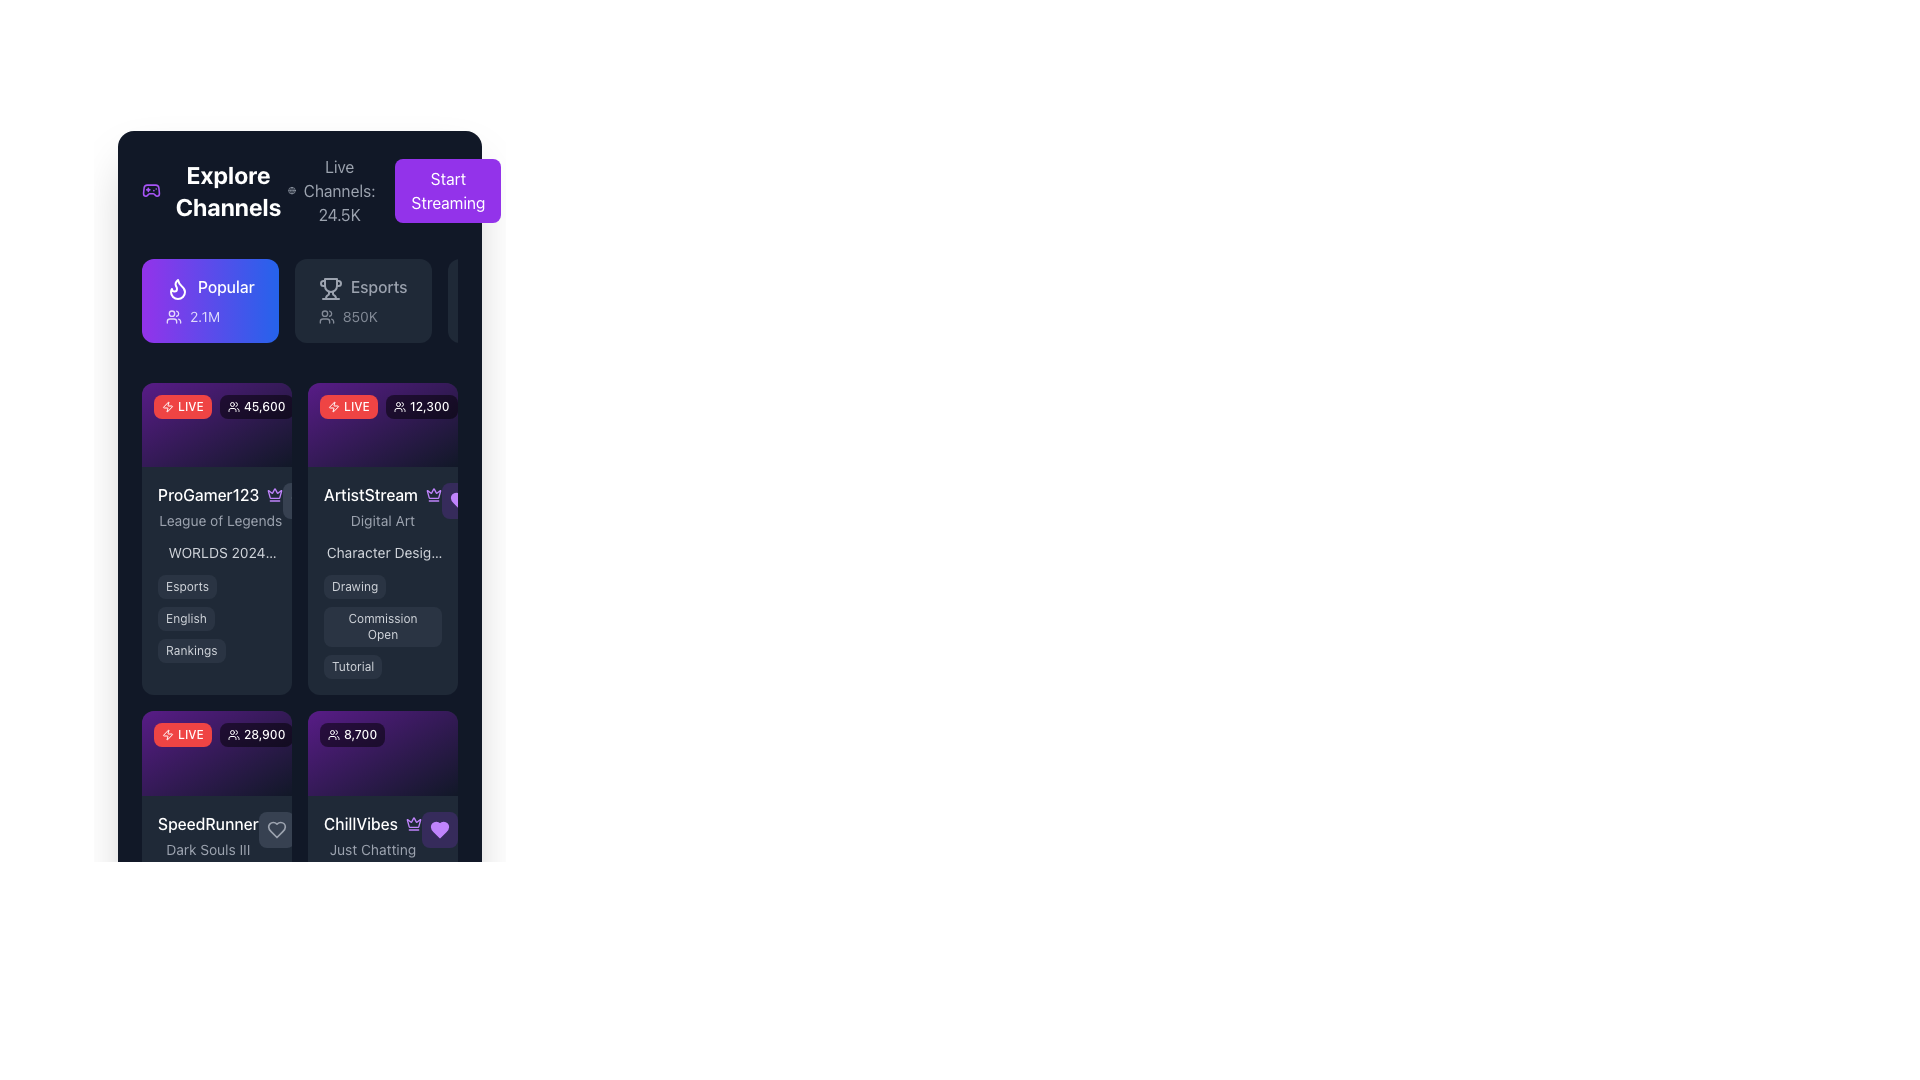  I want to click on the informational text label indicating that commissions are currently open, located below the 'Drawing' tag and above the 'Tutorial' tag in the 'ArtistStream' card, so click(383, 626).